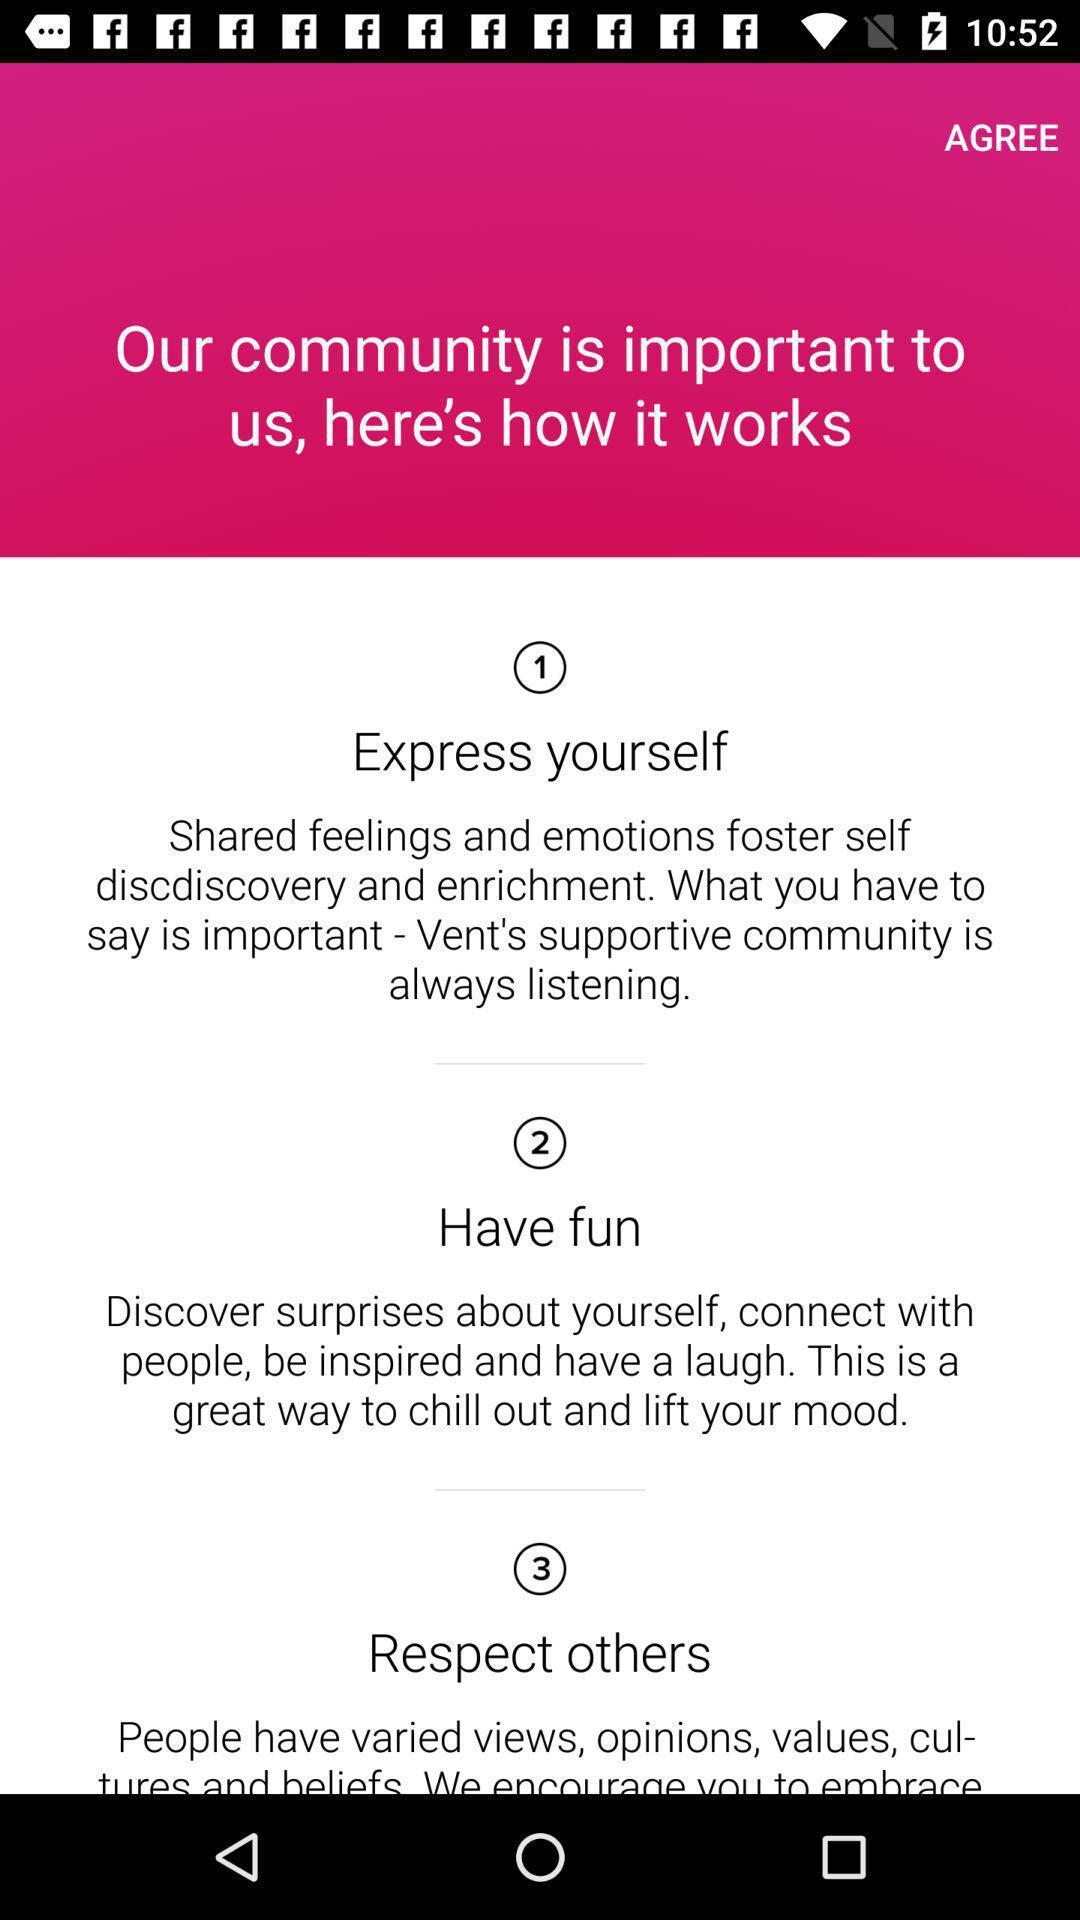 Image resolution: width=1080 pixels, height=1920 pixels. What do you see at coordinates (1001, 135) in the screenshot?
I see `the agree icon` at bounding box center [1001, 135].